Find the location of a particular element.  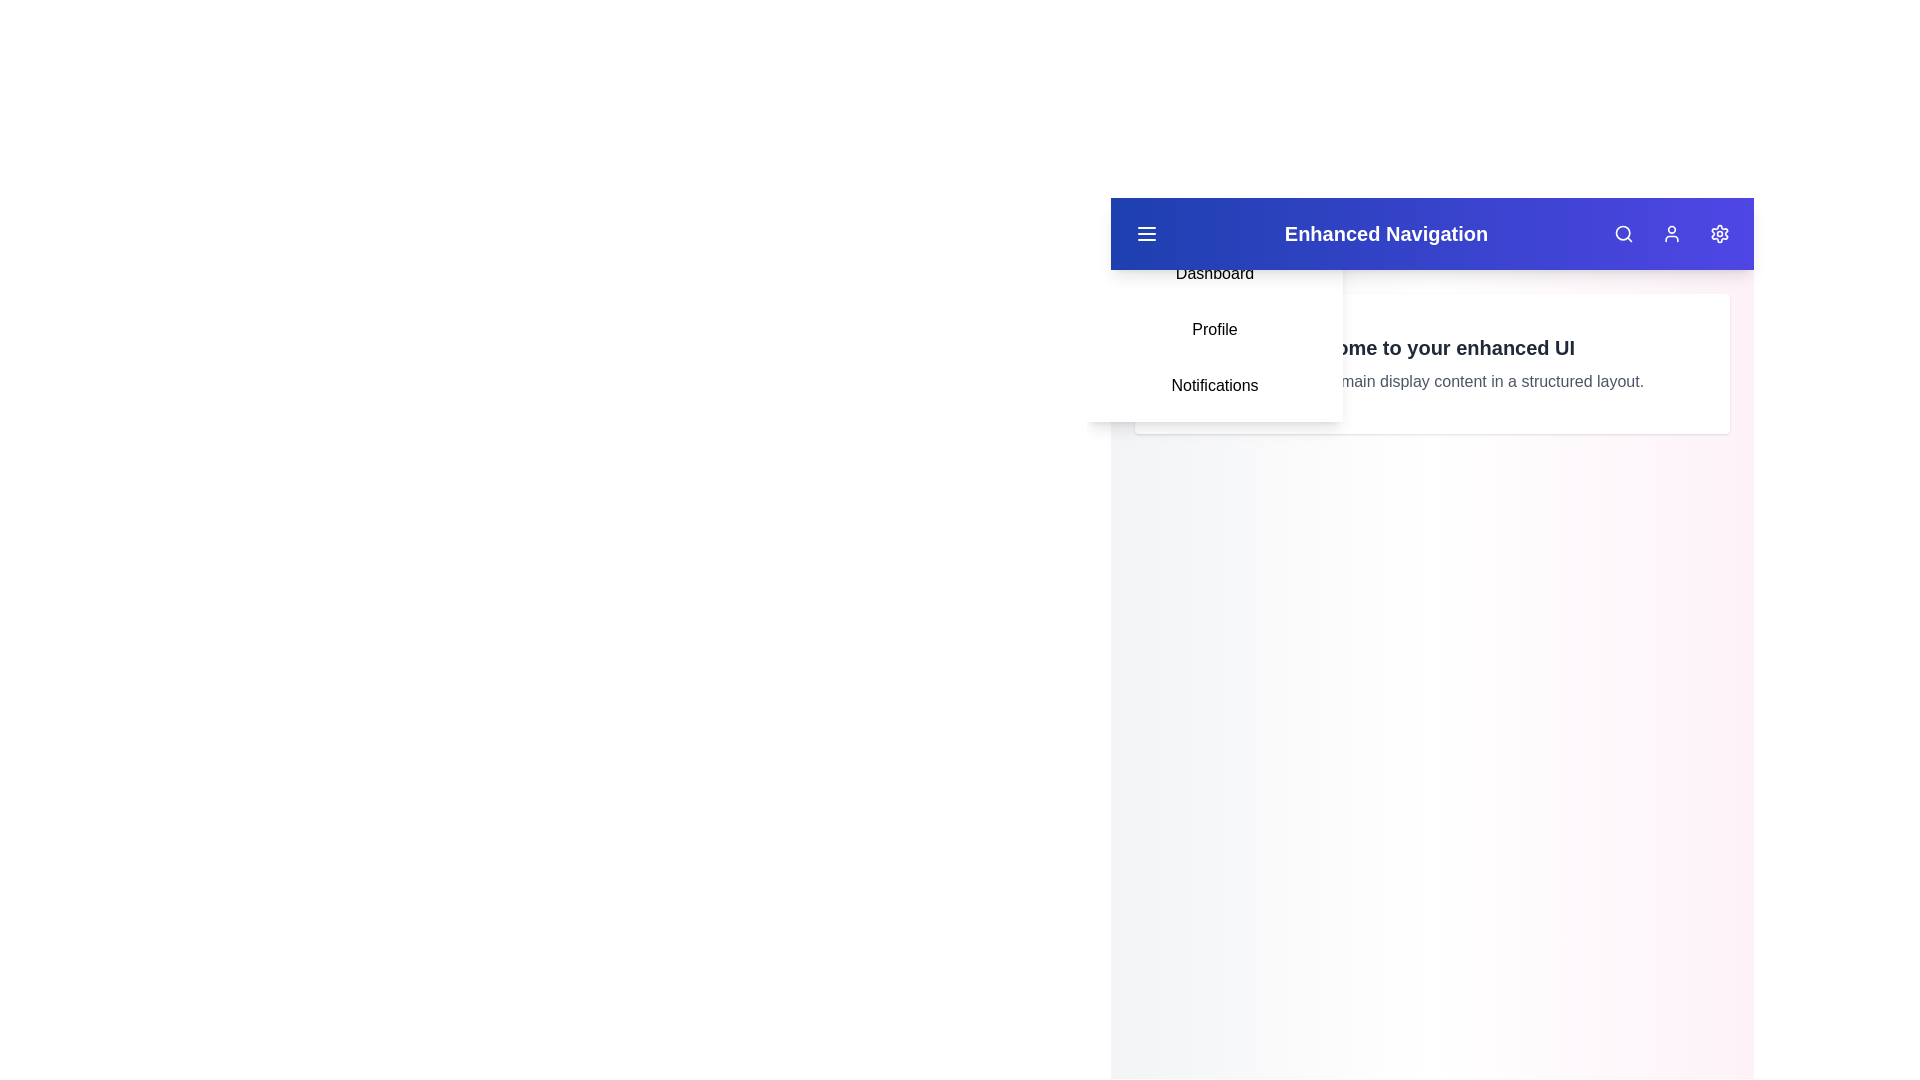

the search button located in the top-right corner of the app bar is located at coordinates (1623, 233).